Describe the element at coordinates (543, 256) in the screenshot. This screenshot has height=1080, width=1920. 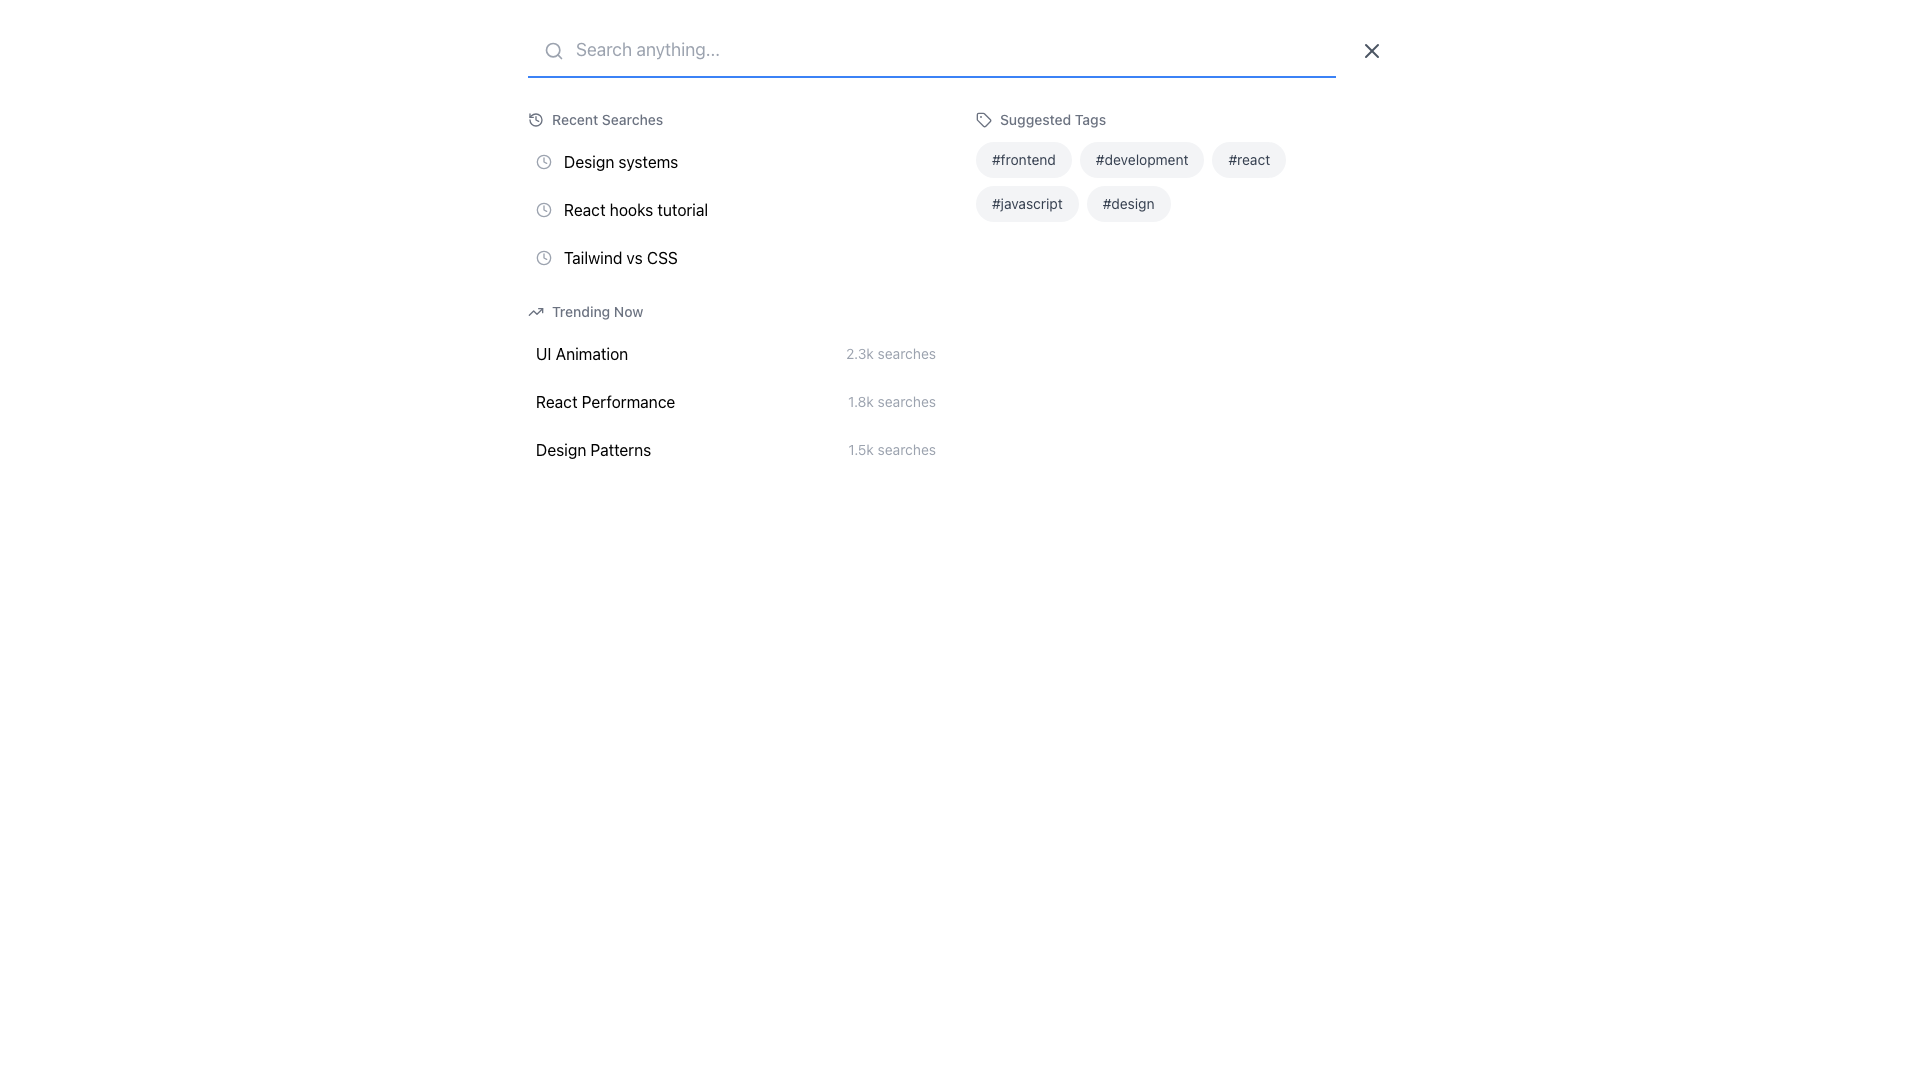
I see `the SVG Circle element that represents a clock face, which is part of a clock icon adjacent to the 'Recent Searches' text` at that location.